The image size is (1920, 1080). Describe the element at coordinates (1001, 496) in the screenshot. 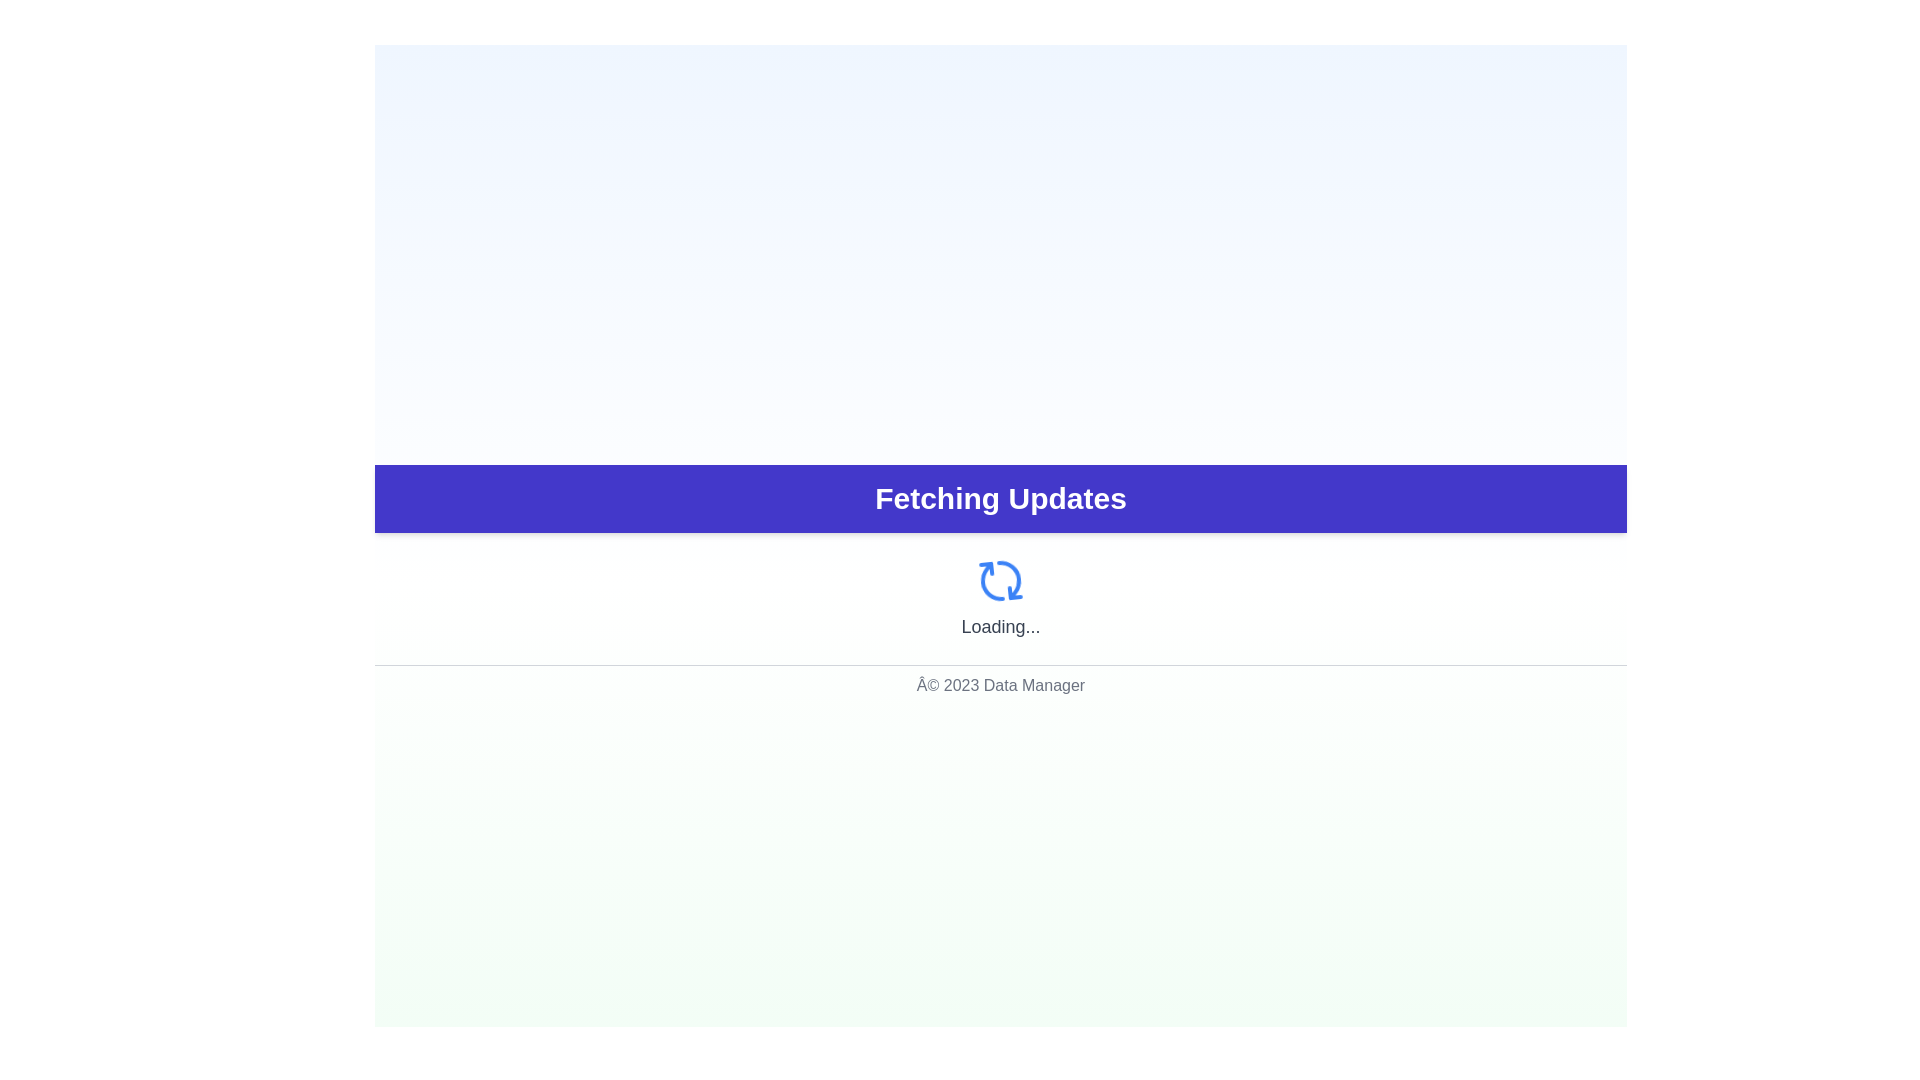

I see `the Status Banner element with a dark purple background and the text 'Fetching Updates' centered within it` at that location.